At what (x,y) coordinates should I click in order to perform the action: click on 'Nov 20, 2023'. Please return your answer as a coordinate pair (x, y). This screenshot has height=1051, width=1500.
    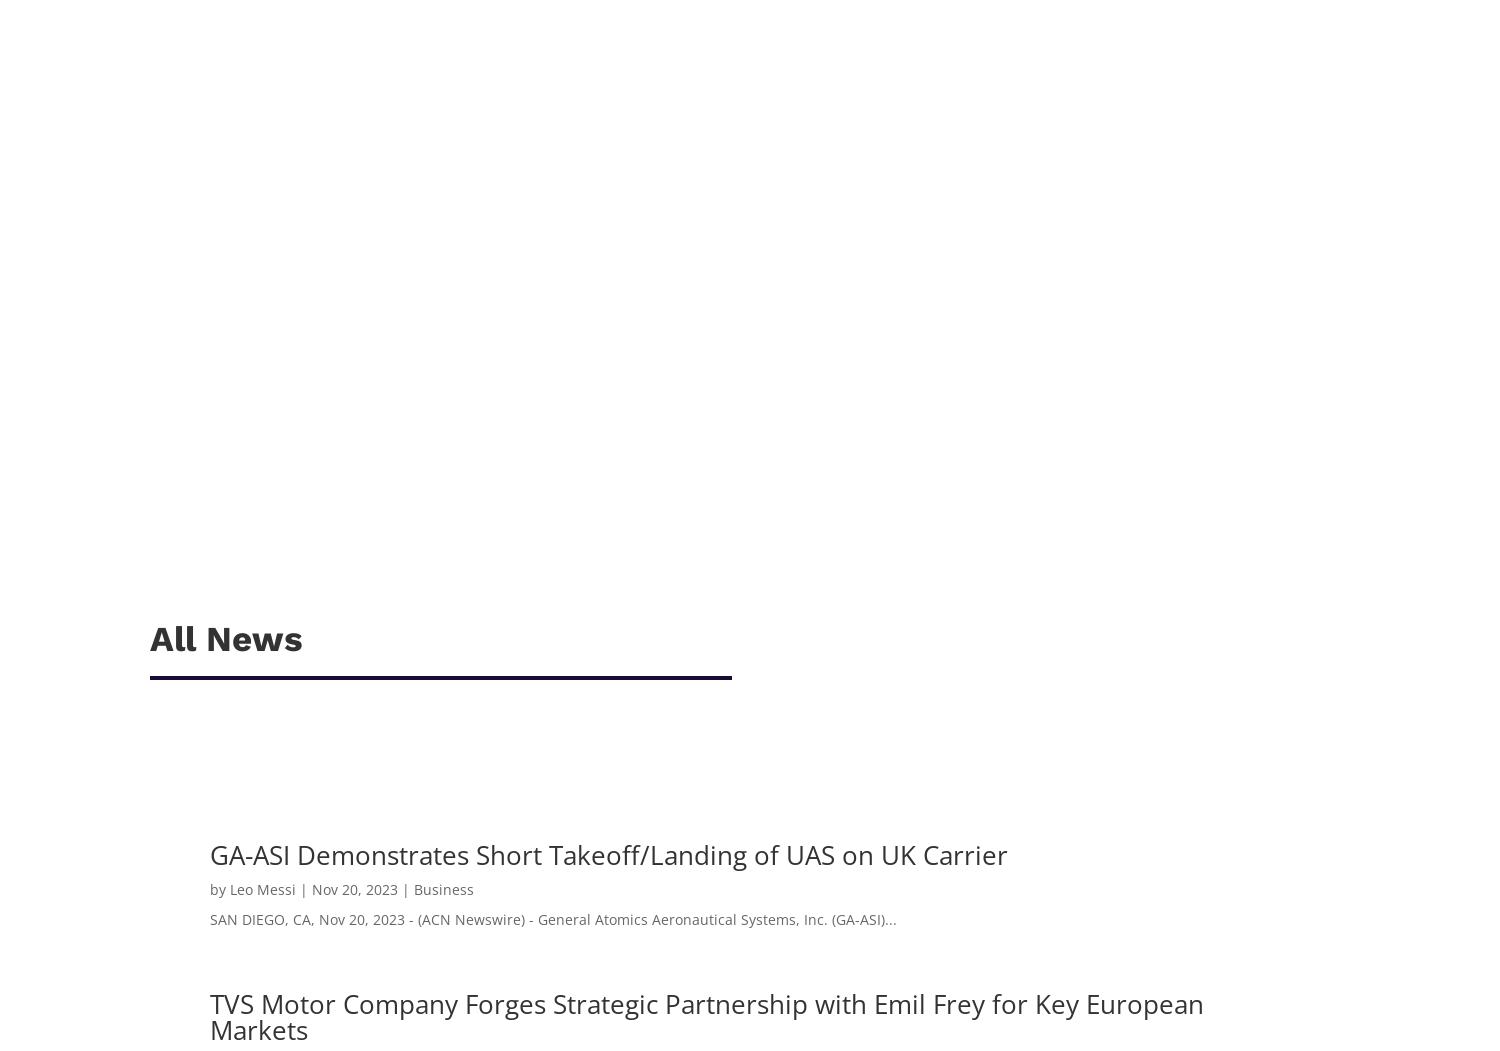
    Looking at the image, I should click on (312, 887).